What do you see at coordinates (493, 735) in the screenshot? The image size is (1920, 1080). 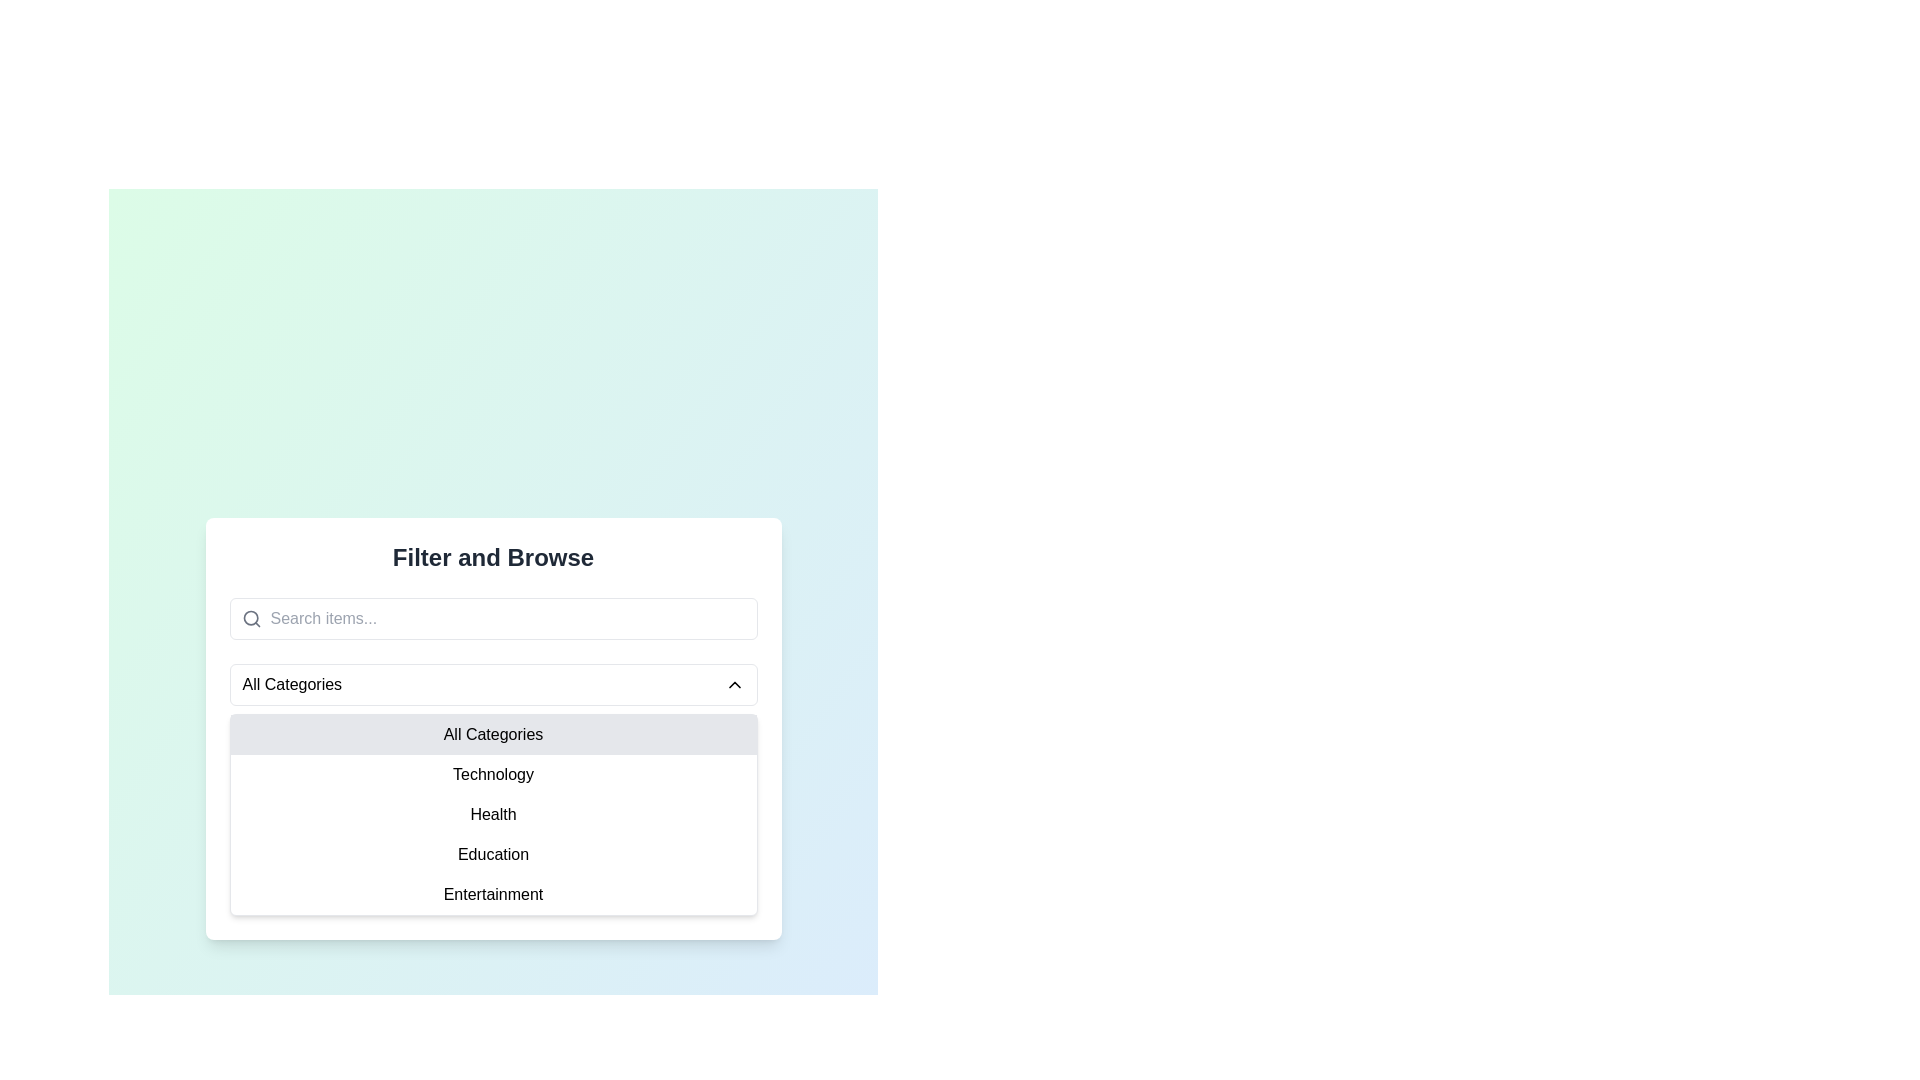 I see `the first selectable list item labeled 'All Categories' in the dropdown list` at bounding box center [493, 735].